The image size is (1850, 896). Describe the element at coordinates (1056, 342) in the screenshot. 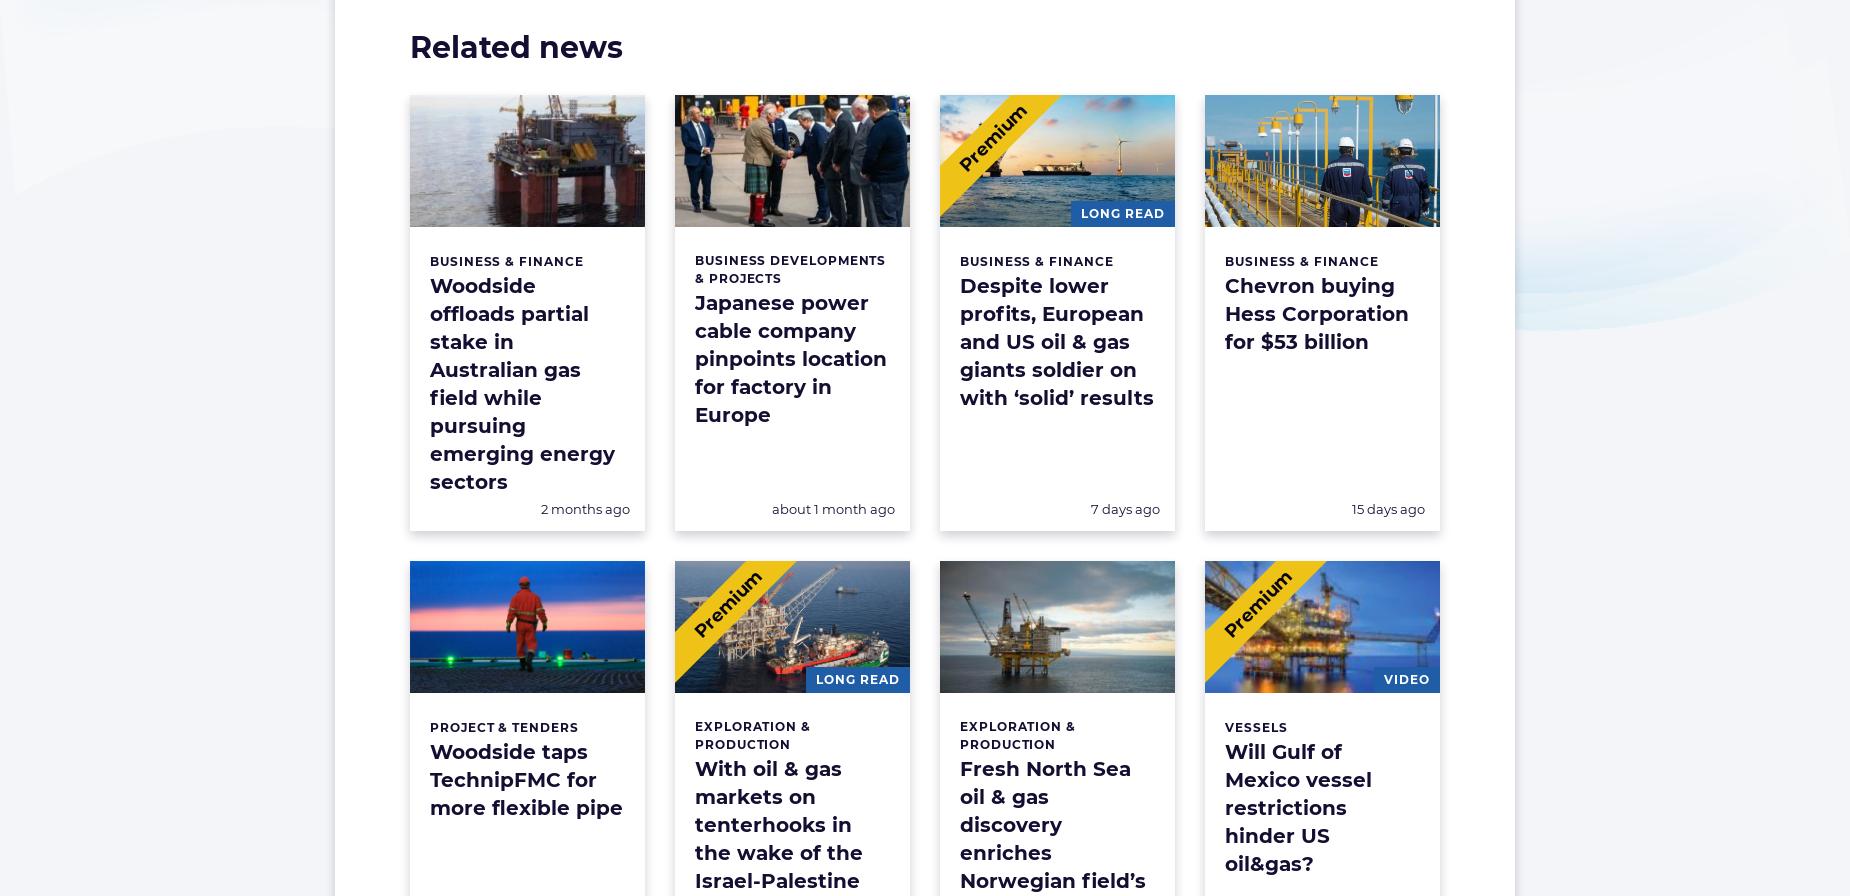

I see `'Despite lower profits, European and US oil & gas giants soldier on with ‘solid’ results'` at that location.